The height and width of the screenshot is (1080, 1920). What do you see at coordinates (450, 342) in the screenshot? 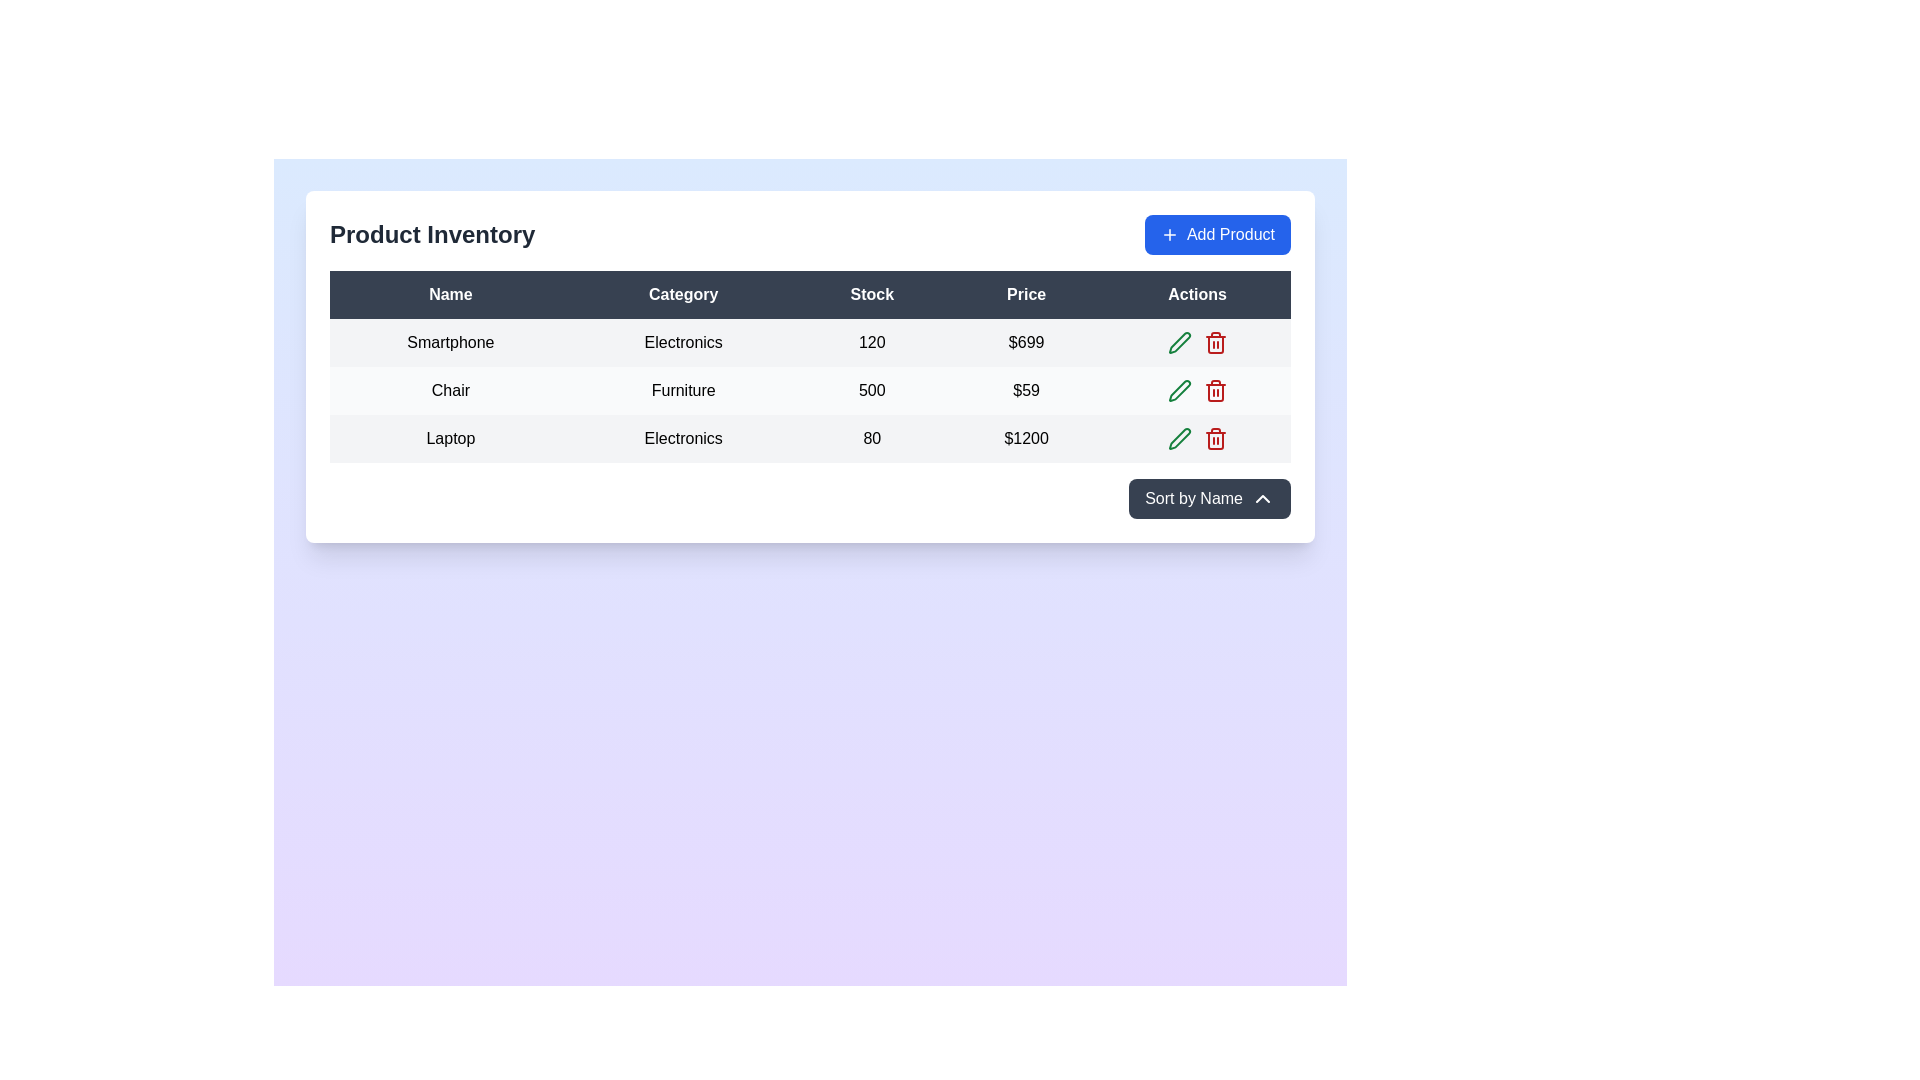
I see `the Text Label displaying the product name in the first row of the table, which identifies the product type, aligned with 'Electronics' in the 'Category' column and '$699' in the 'Price' column` at bounding box center [450, 342].